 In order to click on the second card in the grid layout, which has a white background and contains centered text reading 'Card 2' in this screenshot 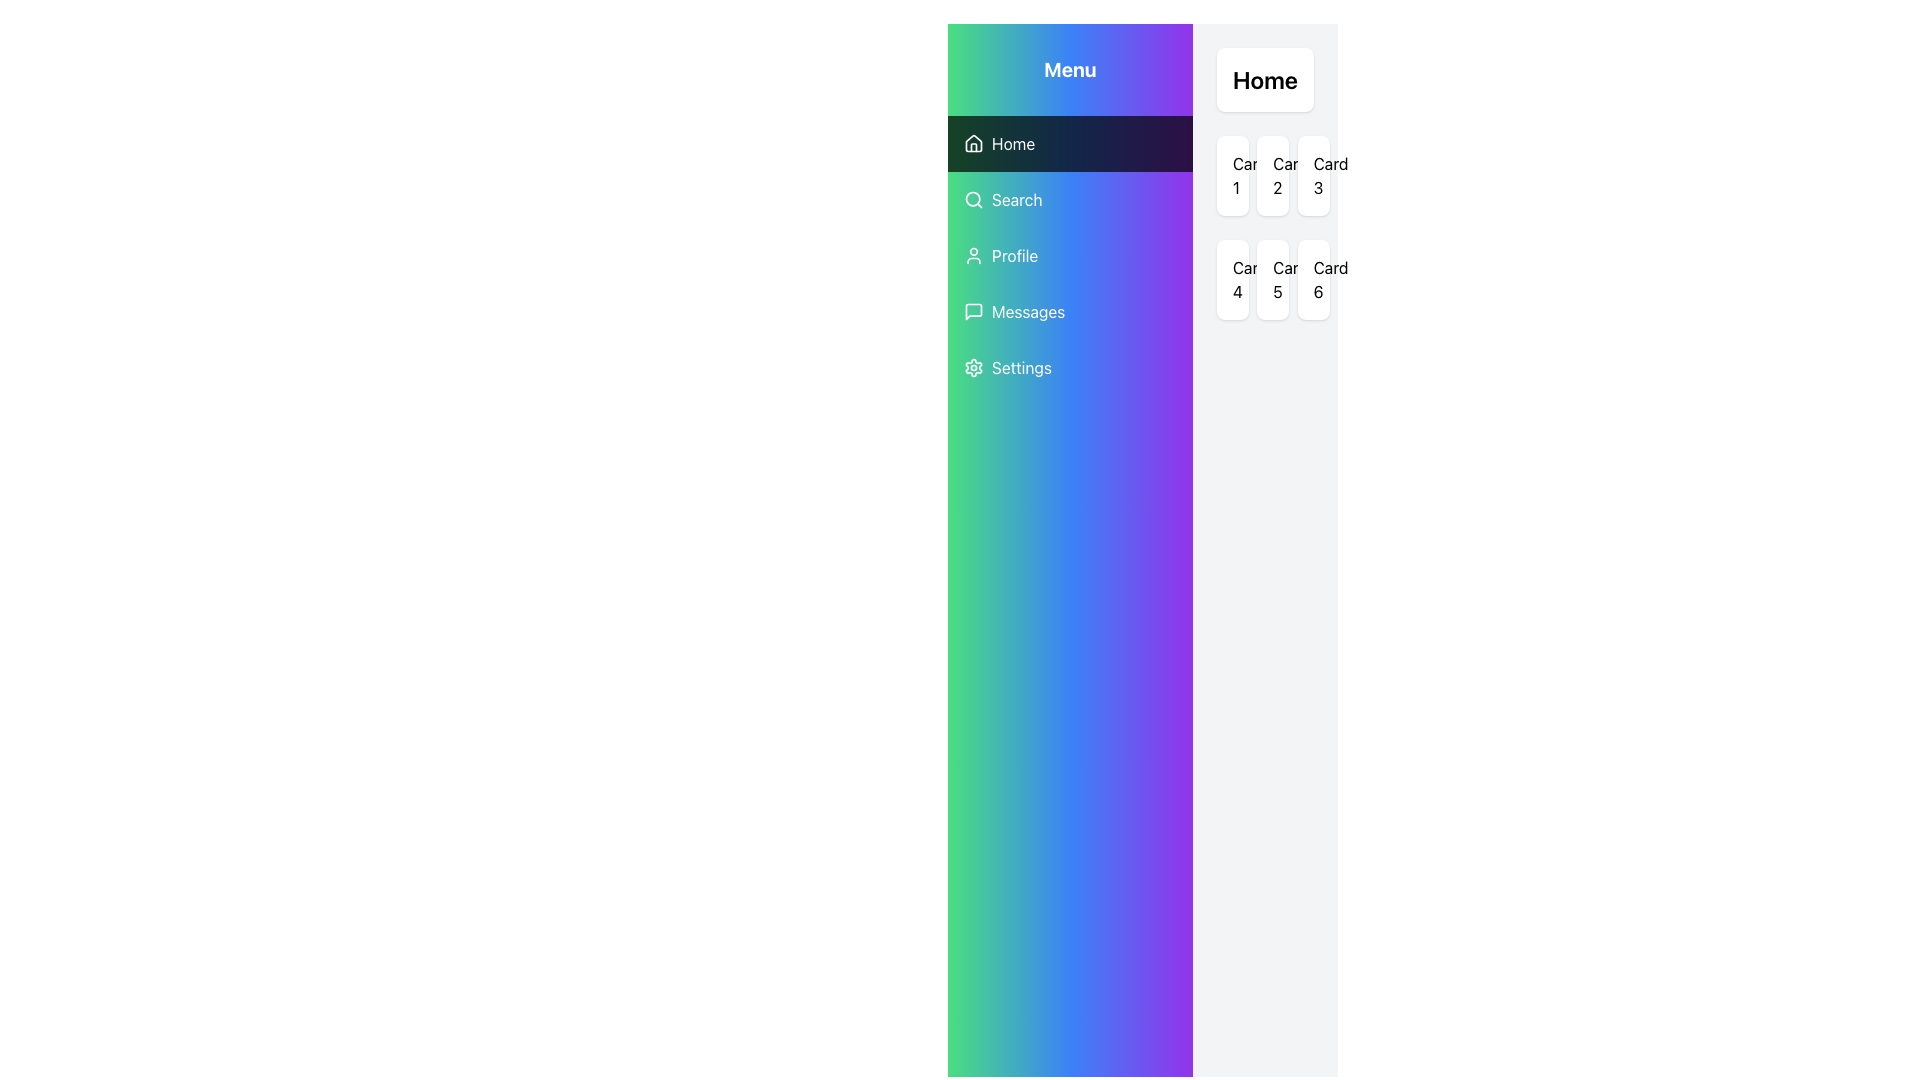, I will do `click(1272, 175)`.